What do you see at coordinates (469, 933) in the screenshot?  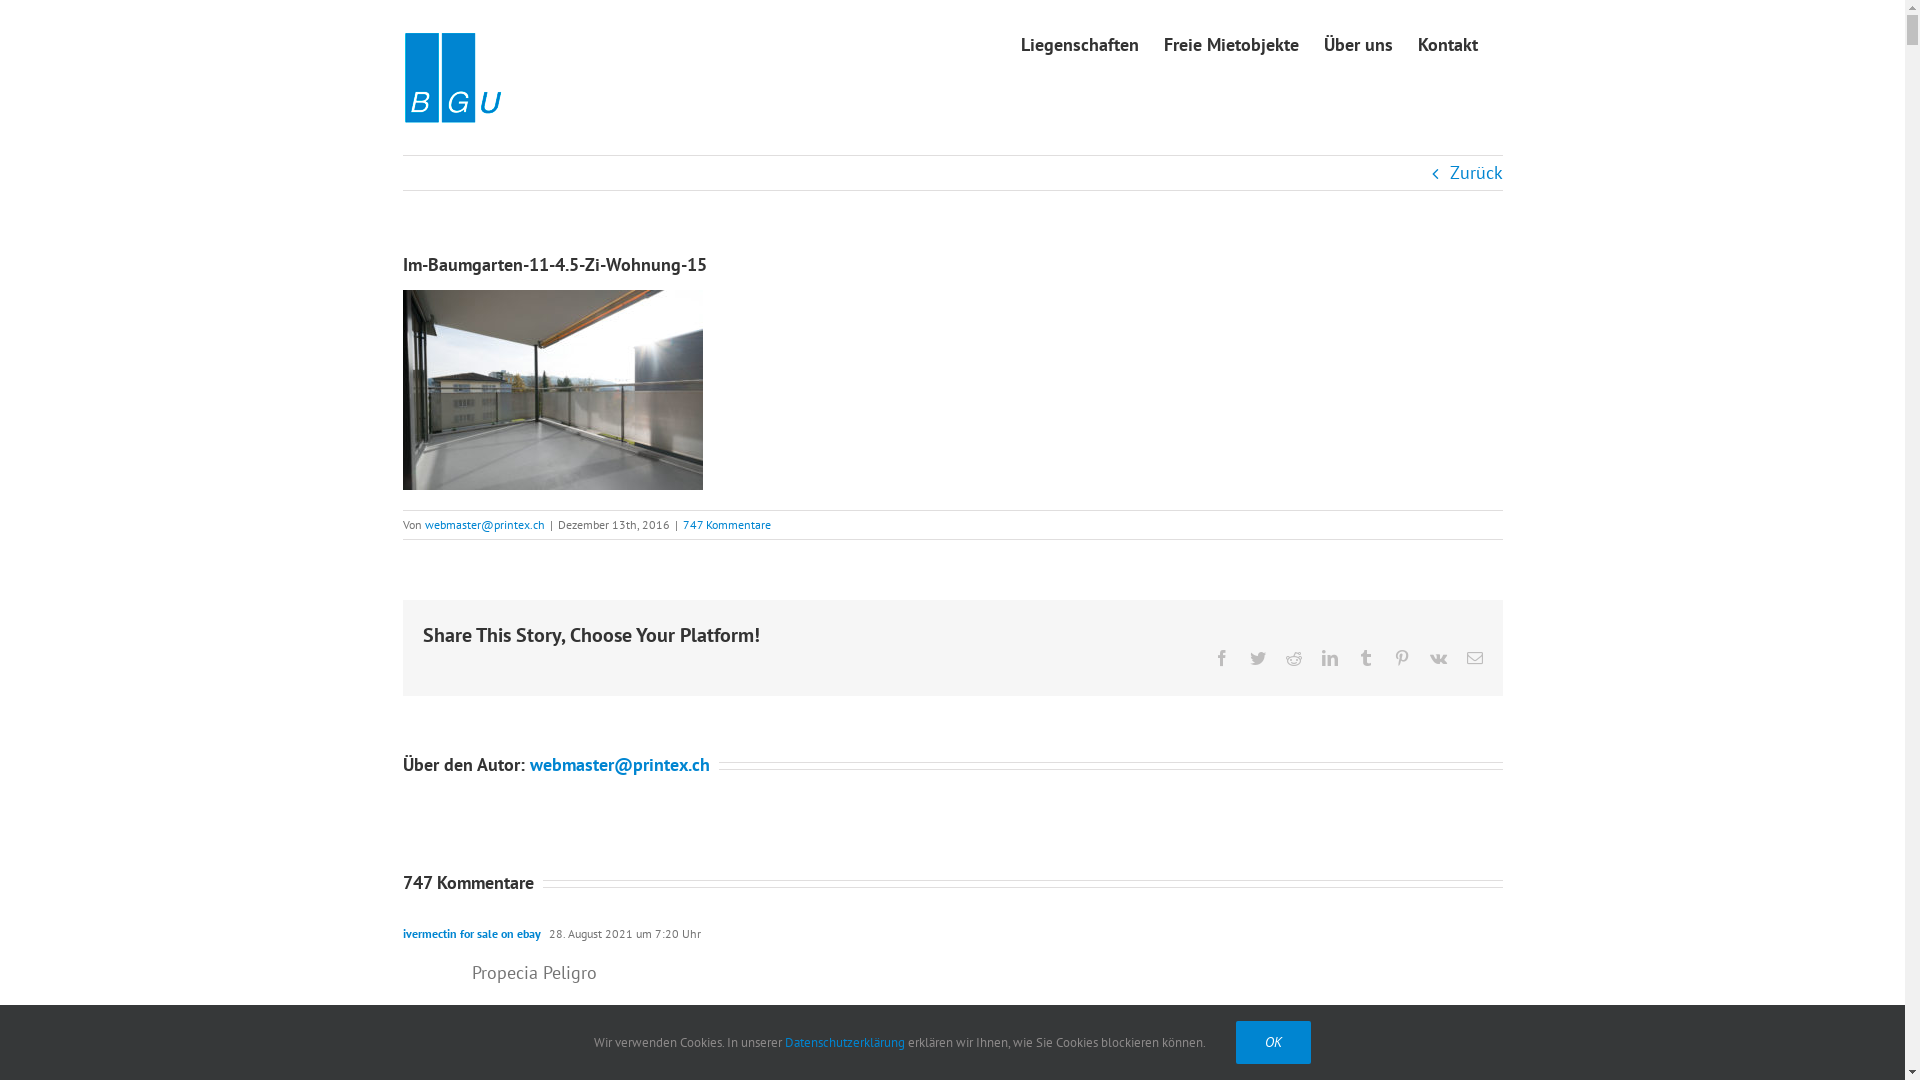 I see `'ivermectin for sale on ebay'` at bounding box center [469, 933].